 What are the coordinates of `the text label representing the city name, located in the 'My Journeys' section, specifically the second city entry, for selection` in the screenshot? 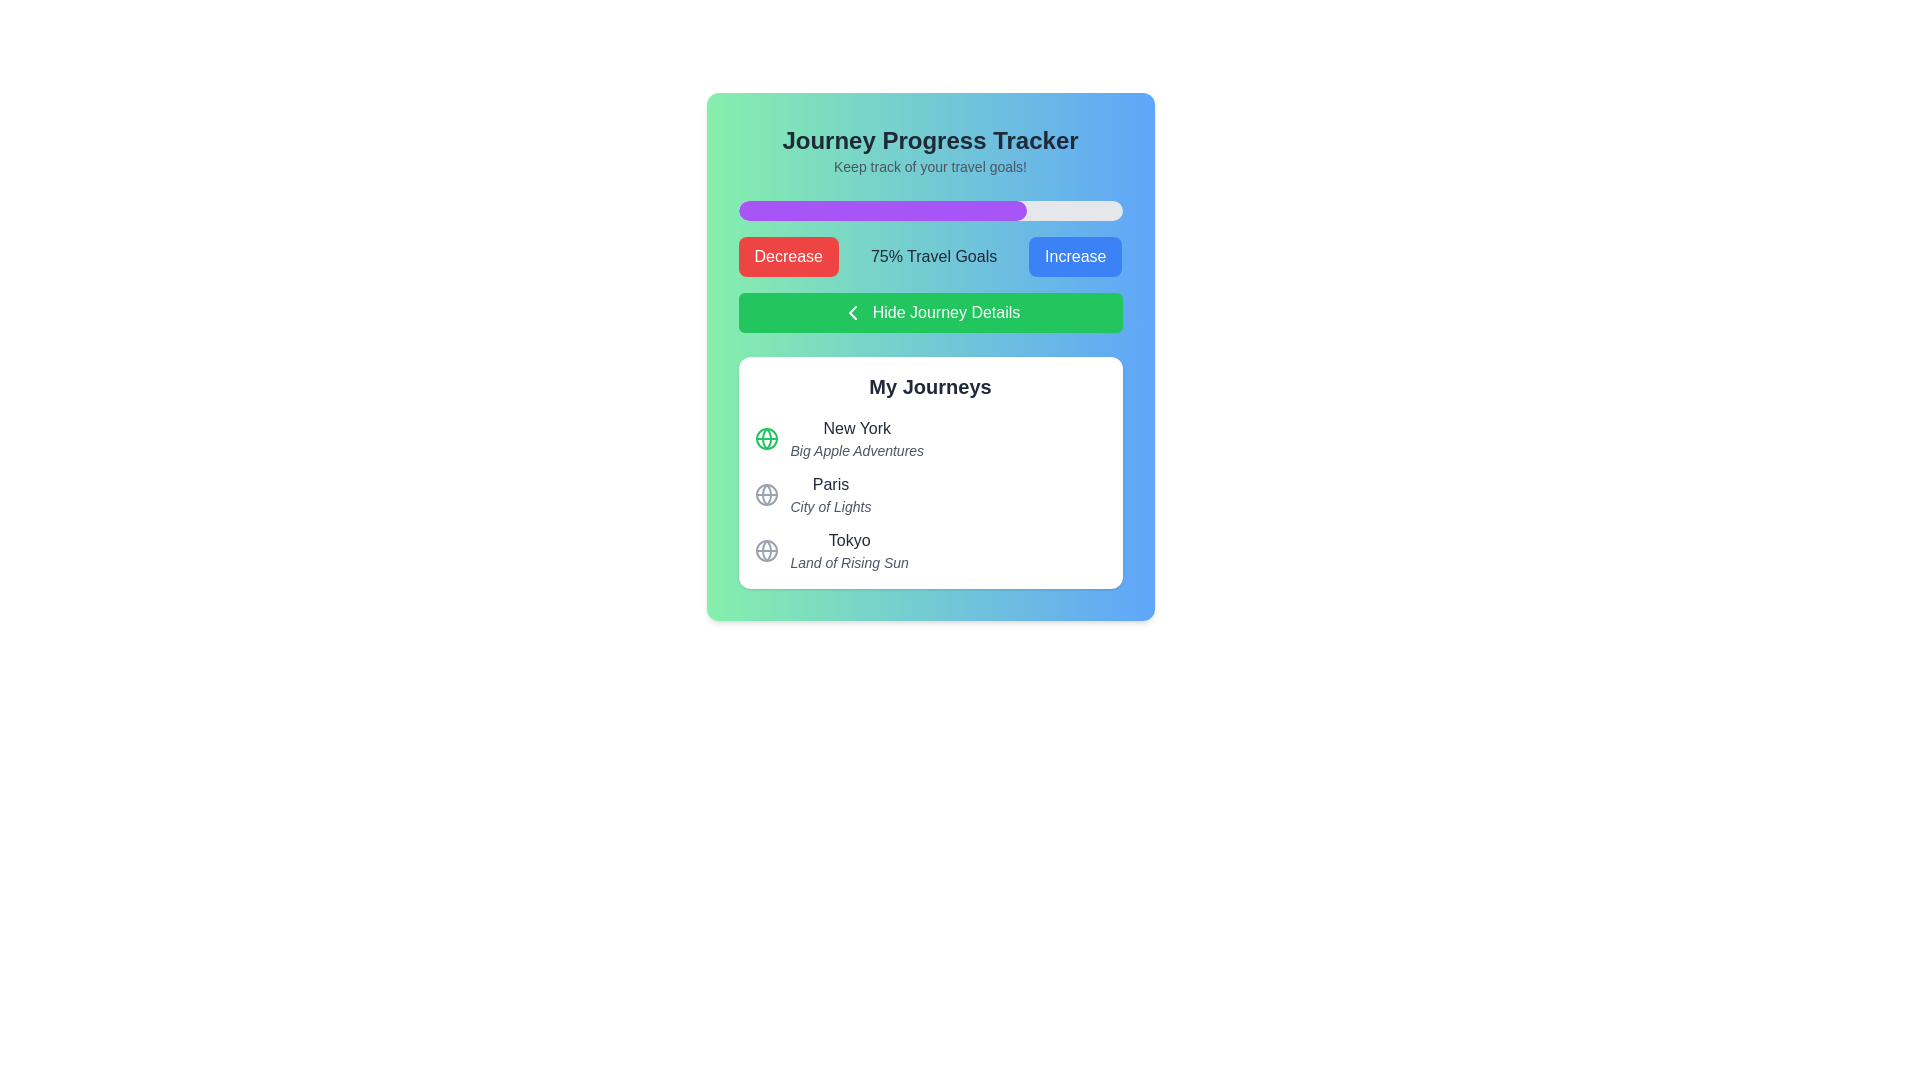 It's located at (830, 485).